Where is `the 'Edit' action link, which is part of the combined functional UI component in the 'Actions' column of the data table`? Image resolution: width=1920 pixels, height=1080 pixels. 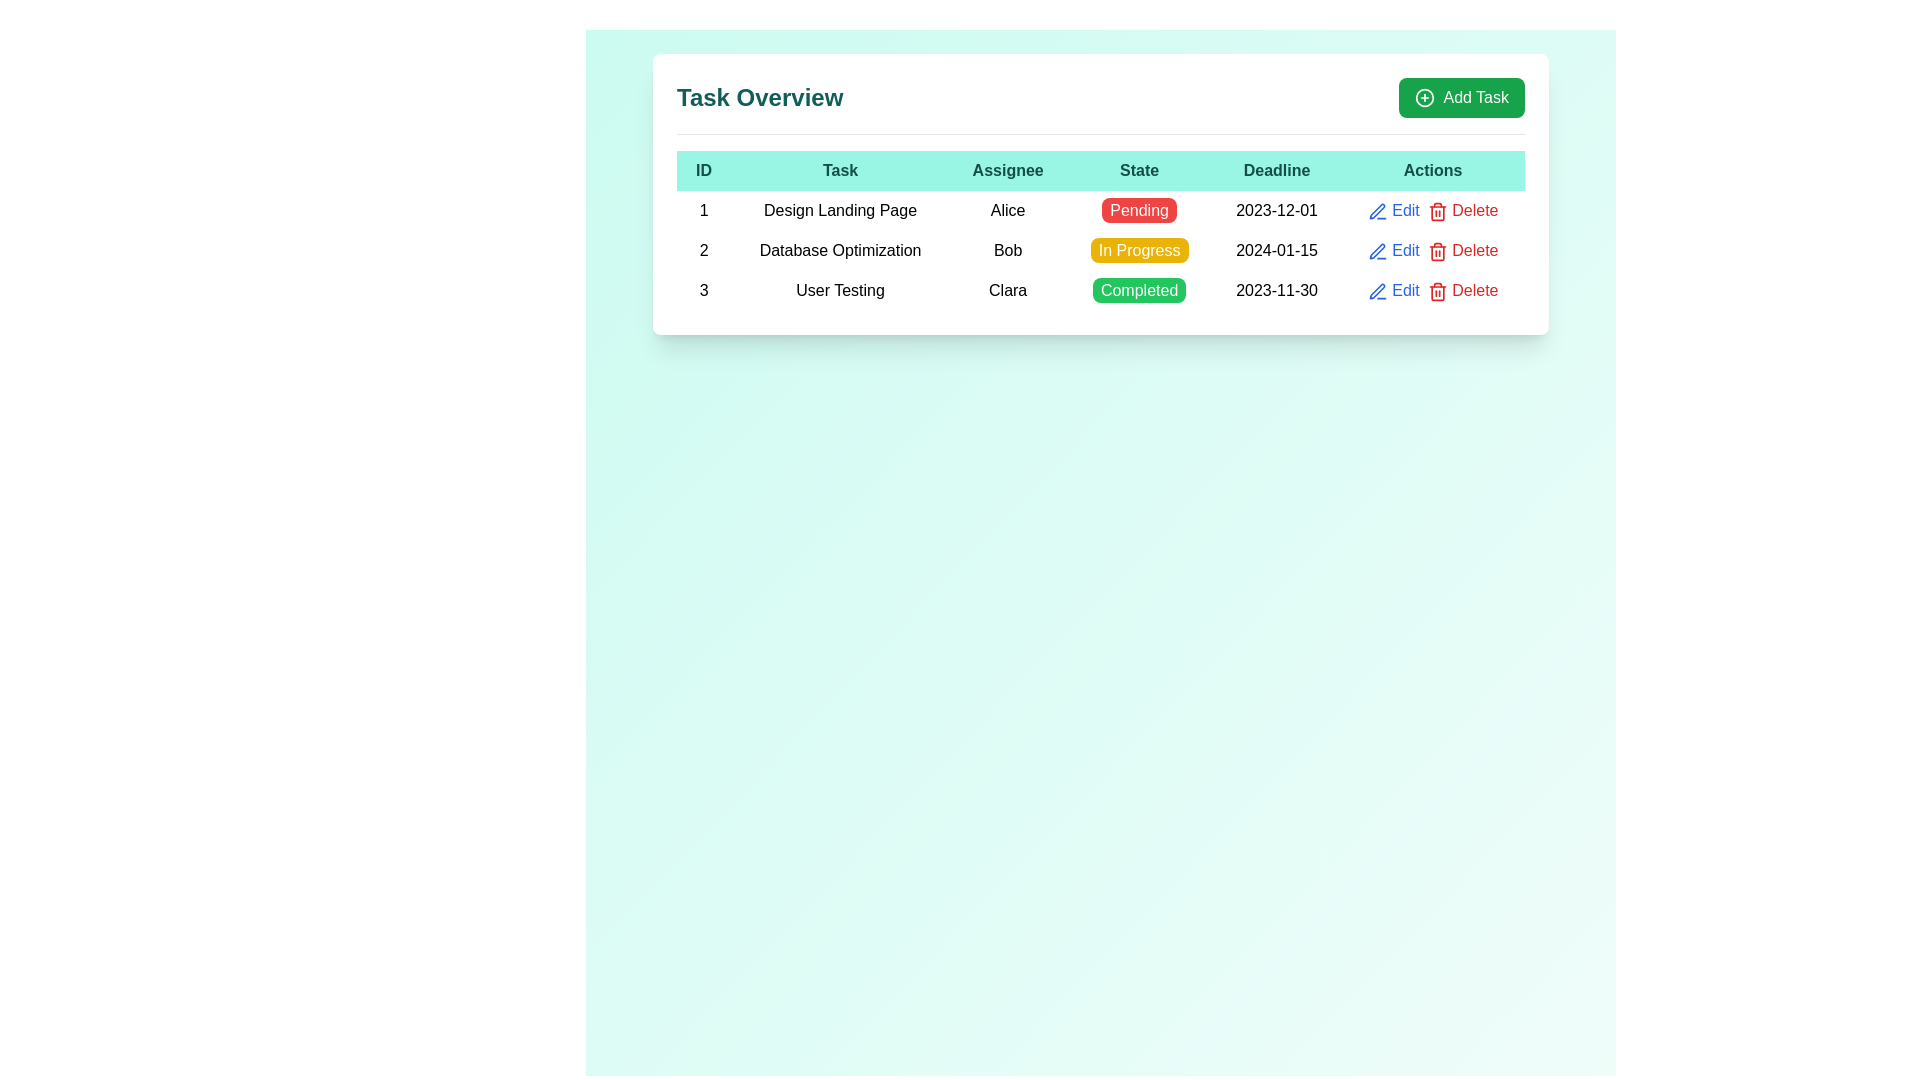 the 'Edit' action link, which is part of the combined functional UI component in the 'Actions' column of the data table is located at coordinates (1432, 249).